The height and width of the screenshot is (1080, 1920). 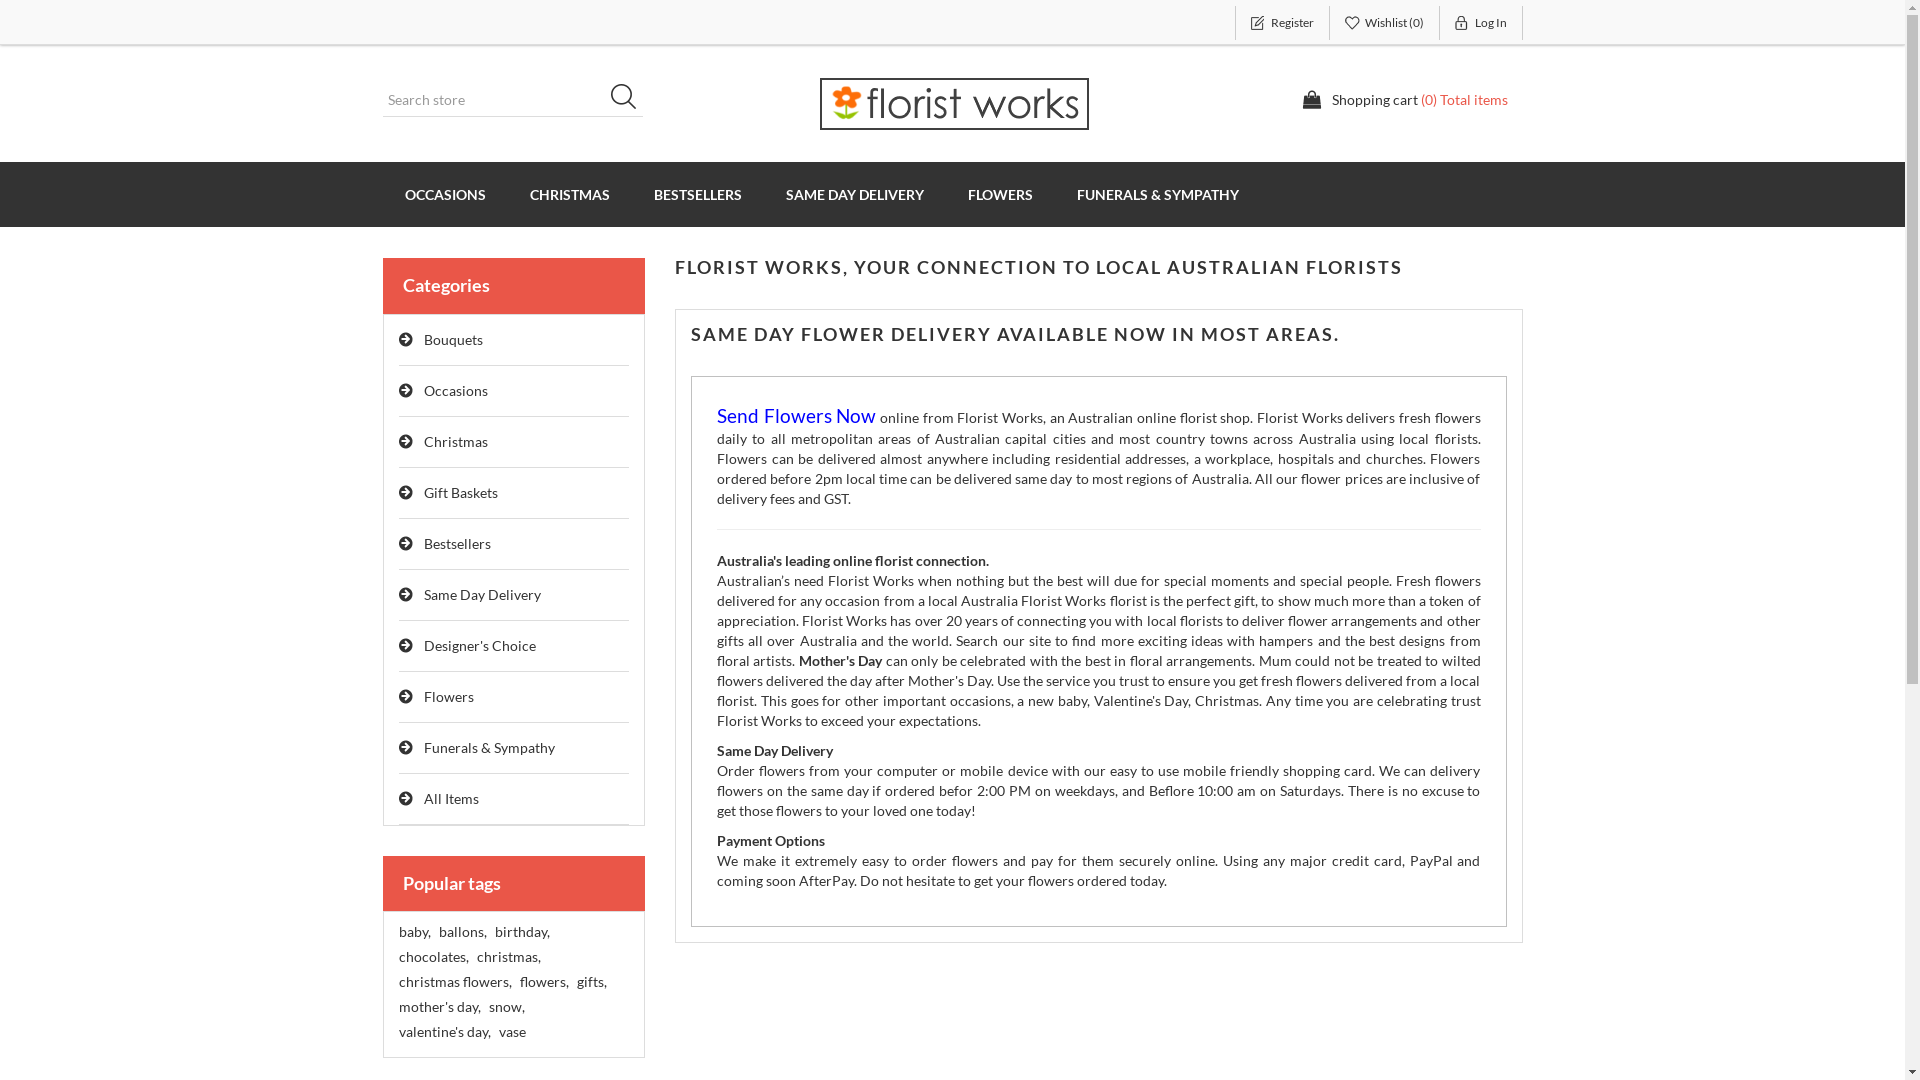 I want to click on 'Bouquets', so click(x=513, y=339).